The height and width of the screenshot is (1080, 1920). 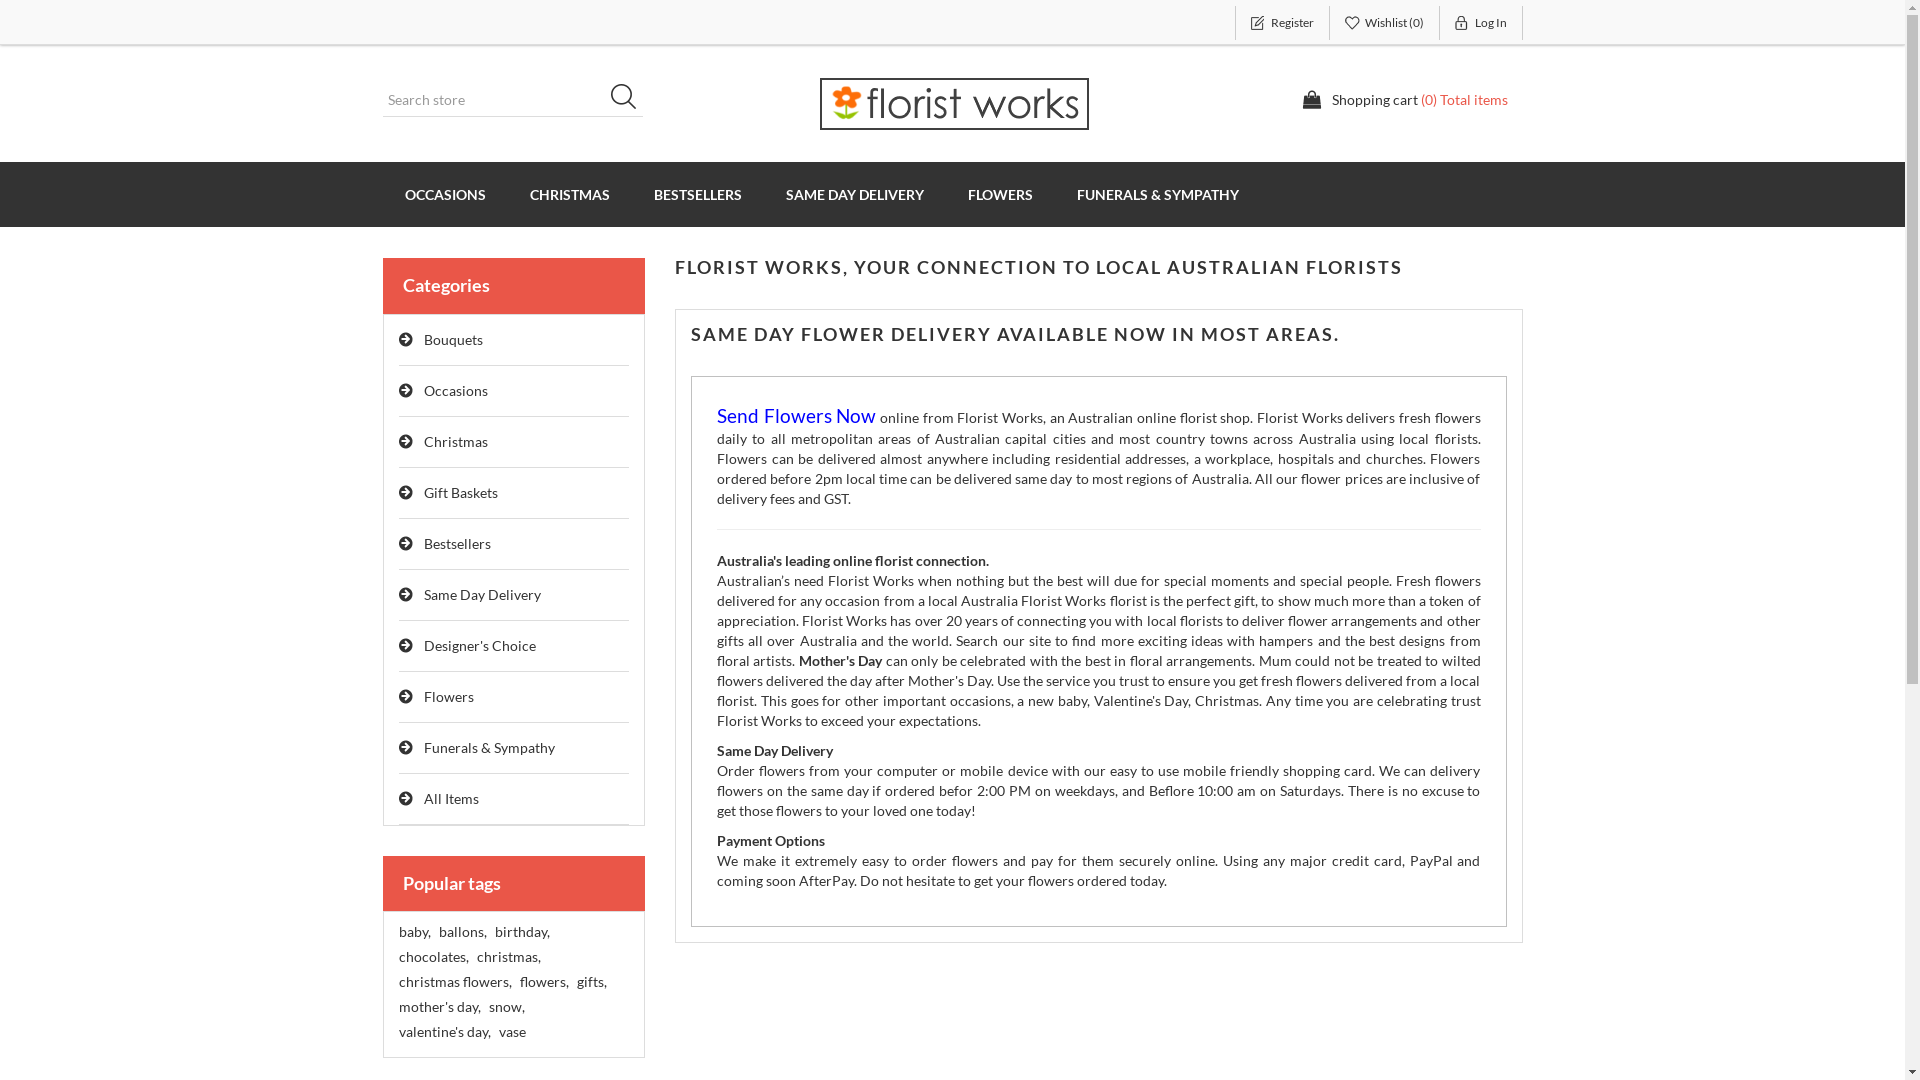 I want to click on 'Bouquets', so click(x=513, y=339).